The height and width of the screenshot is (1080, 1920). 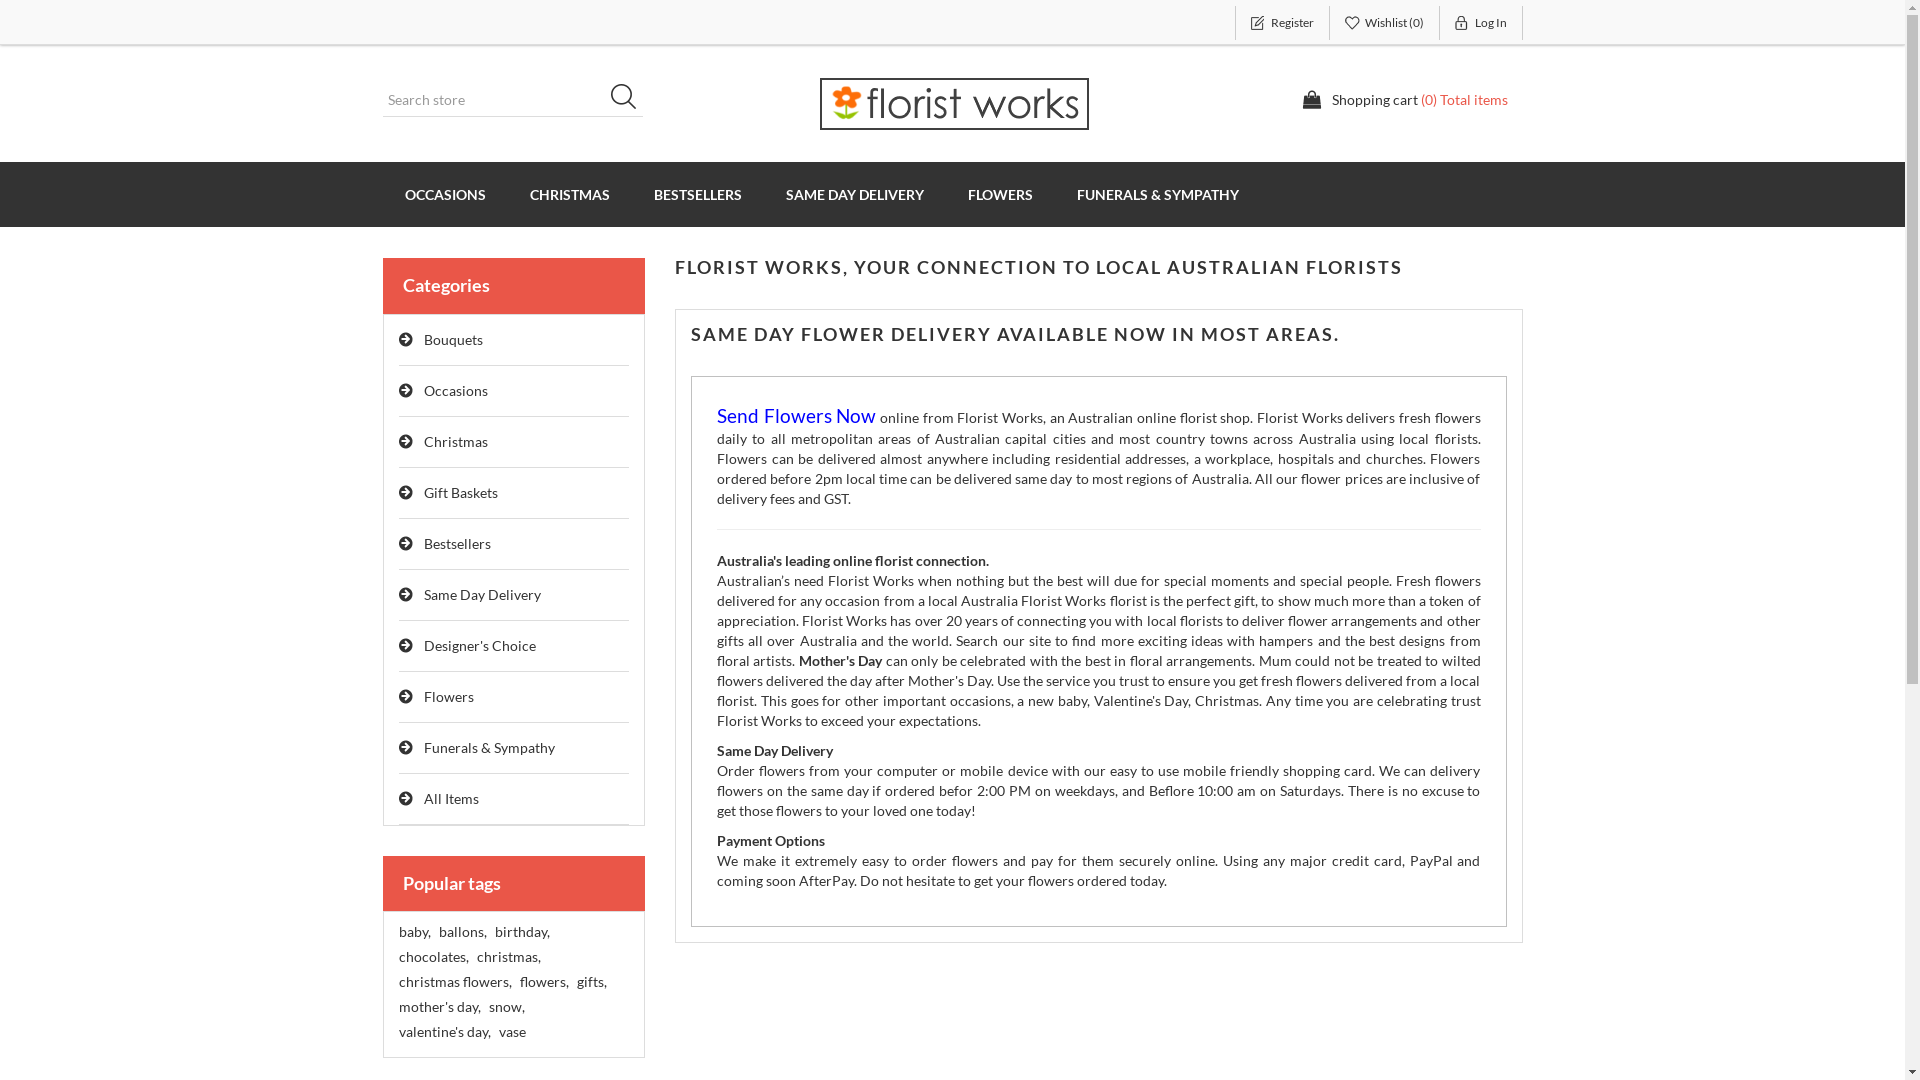 I want to click on 'Bouquets', so click(x=513, y=339).